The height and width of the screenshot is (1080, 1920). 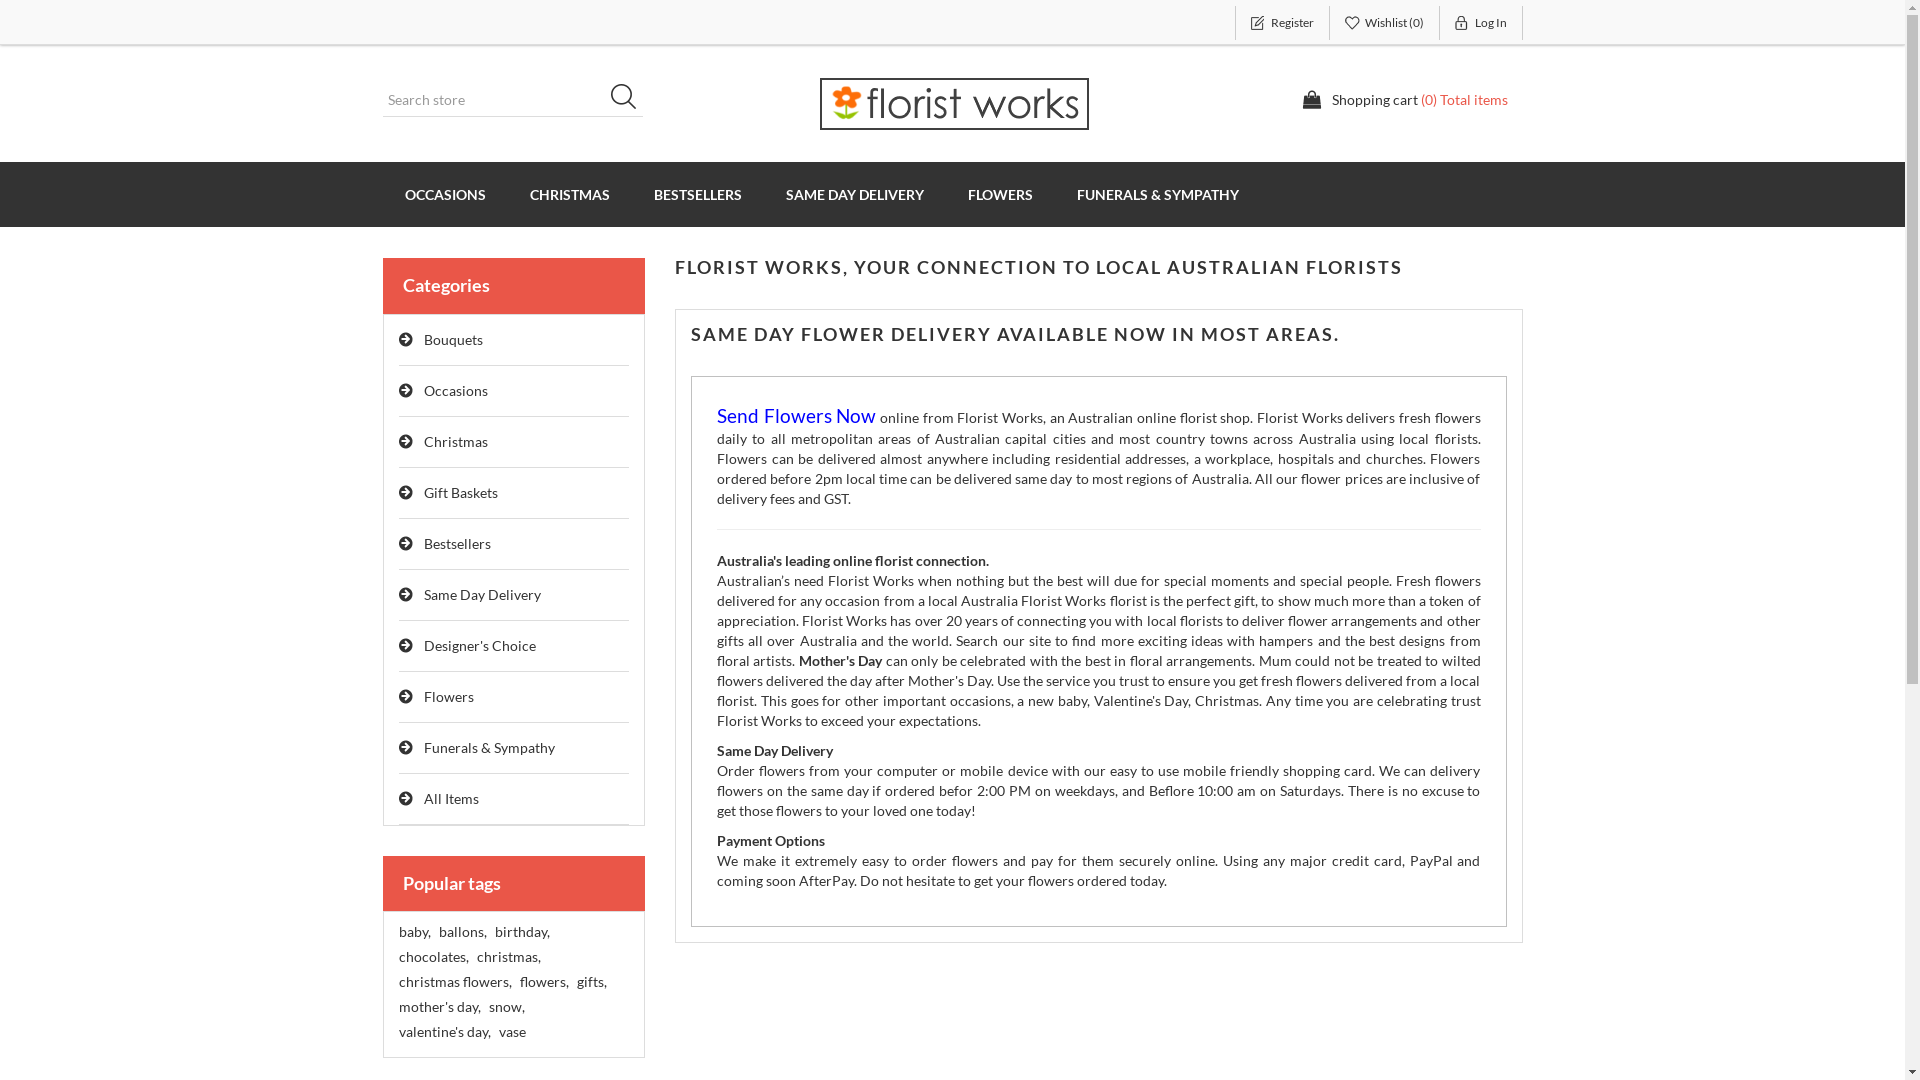 I want to click on 'Bouquets', so click(x=513, y=339).